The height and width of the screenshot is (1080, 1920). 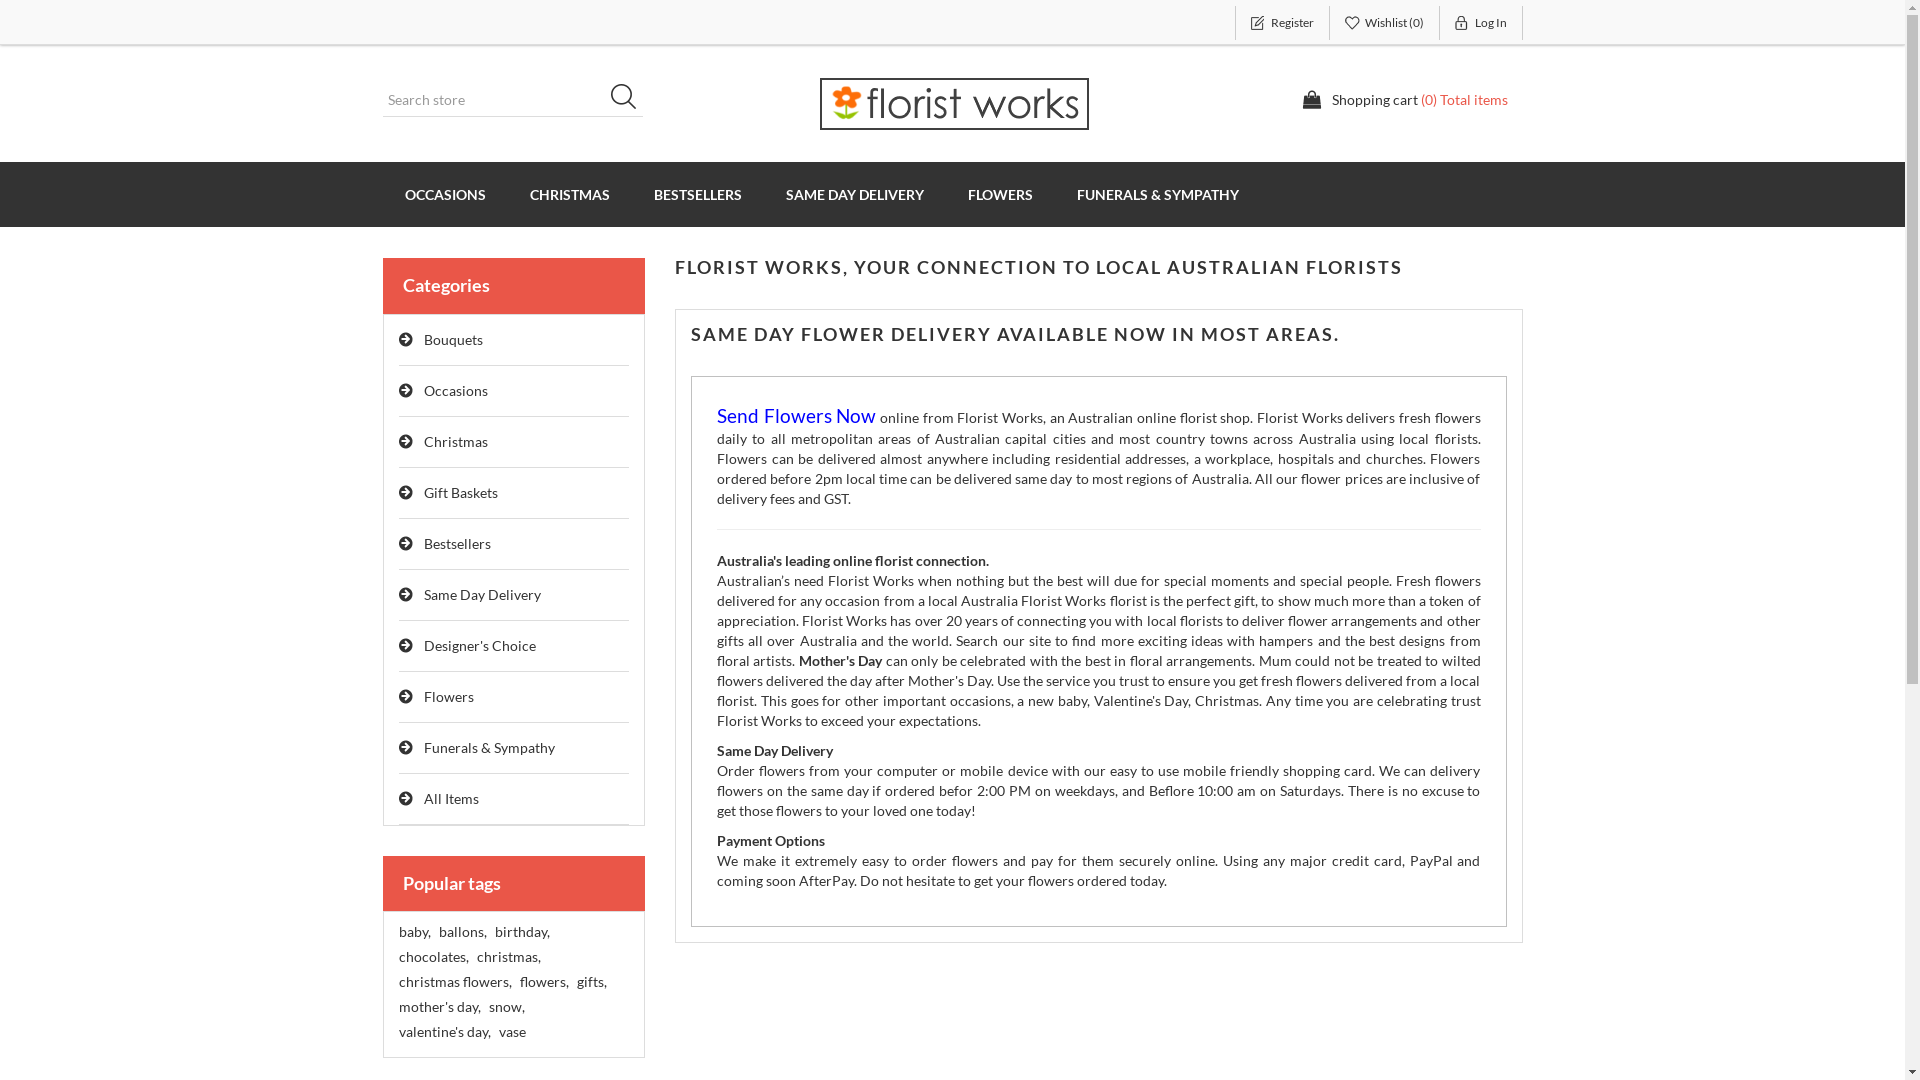 I want to click on 'Bouquets', so click(x=513, y=339).